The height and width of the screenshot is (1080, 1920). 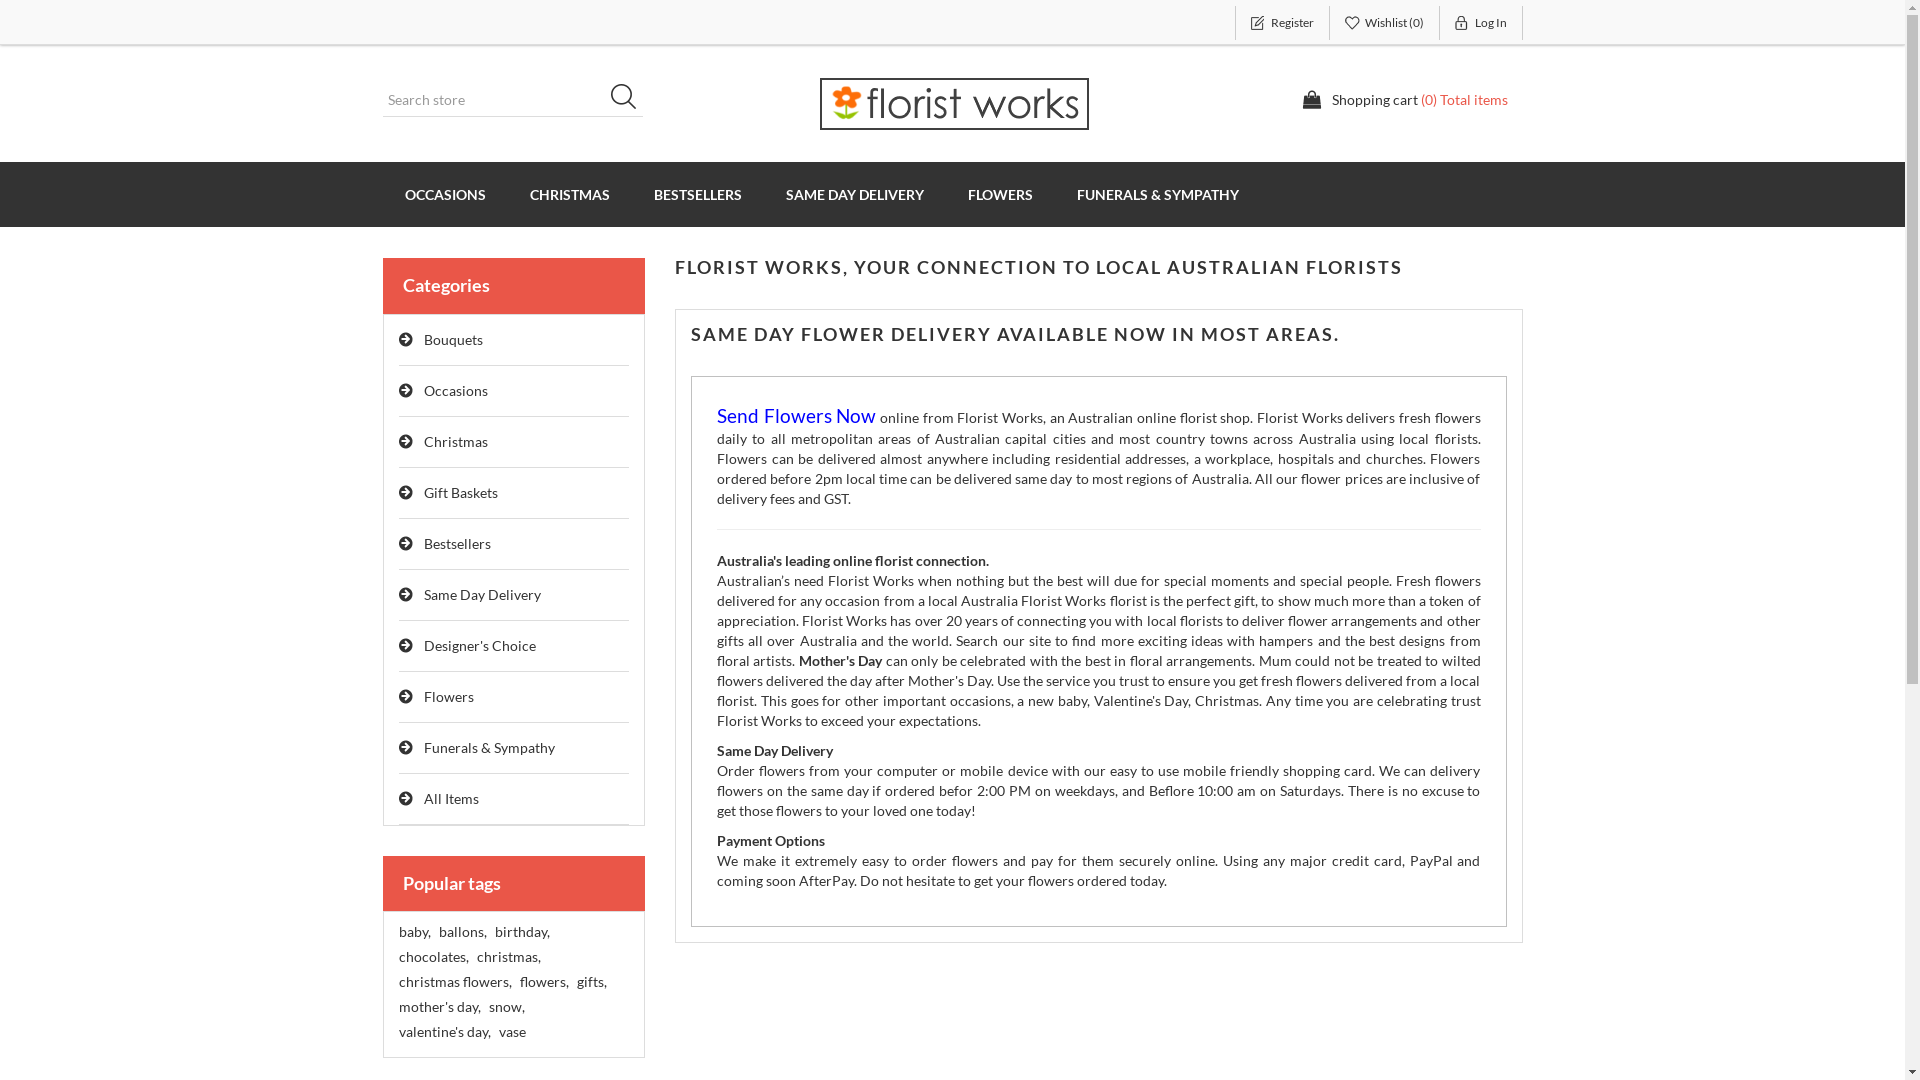 I want to click on 'Bouquets', so click(x=513, y=339).